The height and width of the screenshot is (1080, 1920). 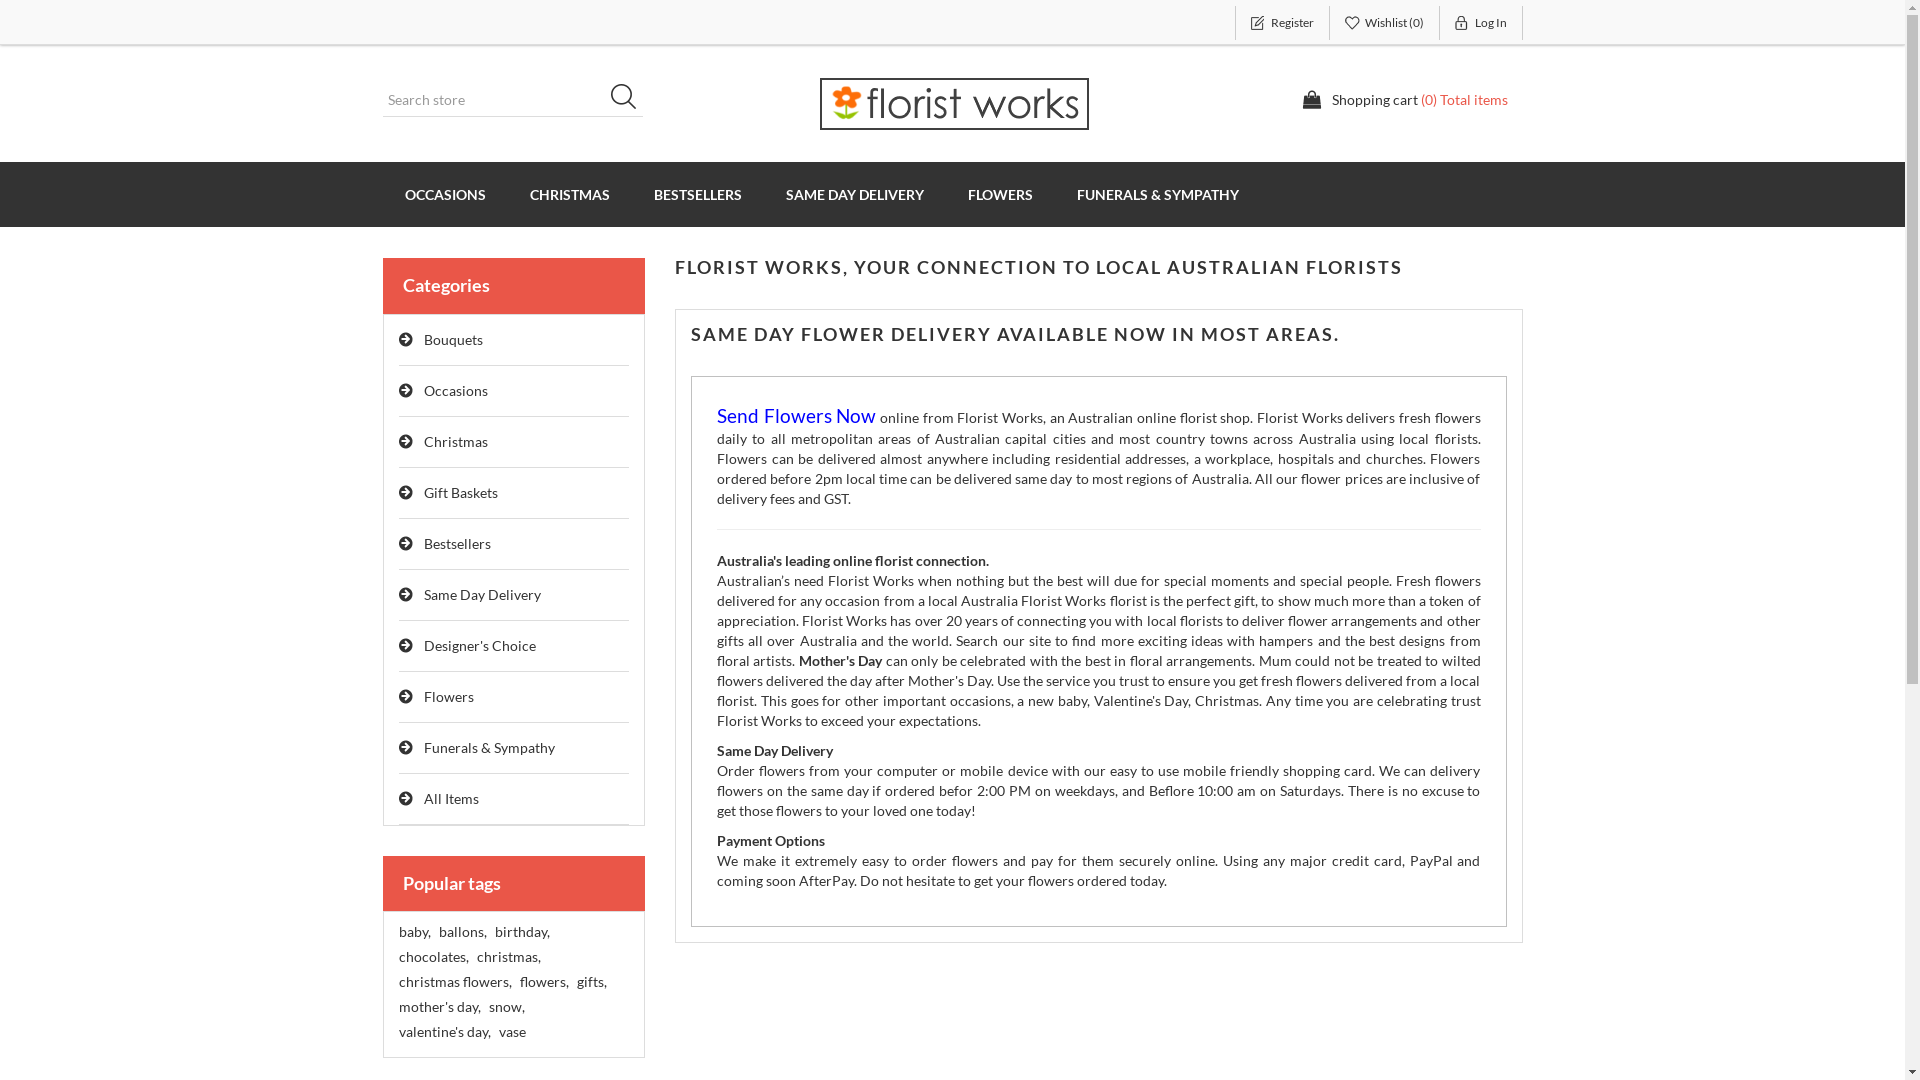 I want to click on 'Bouquets', so click(x=513, y=339).